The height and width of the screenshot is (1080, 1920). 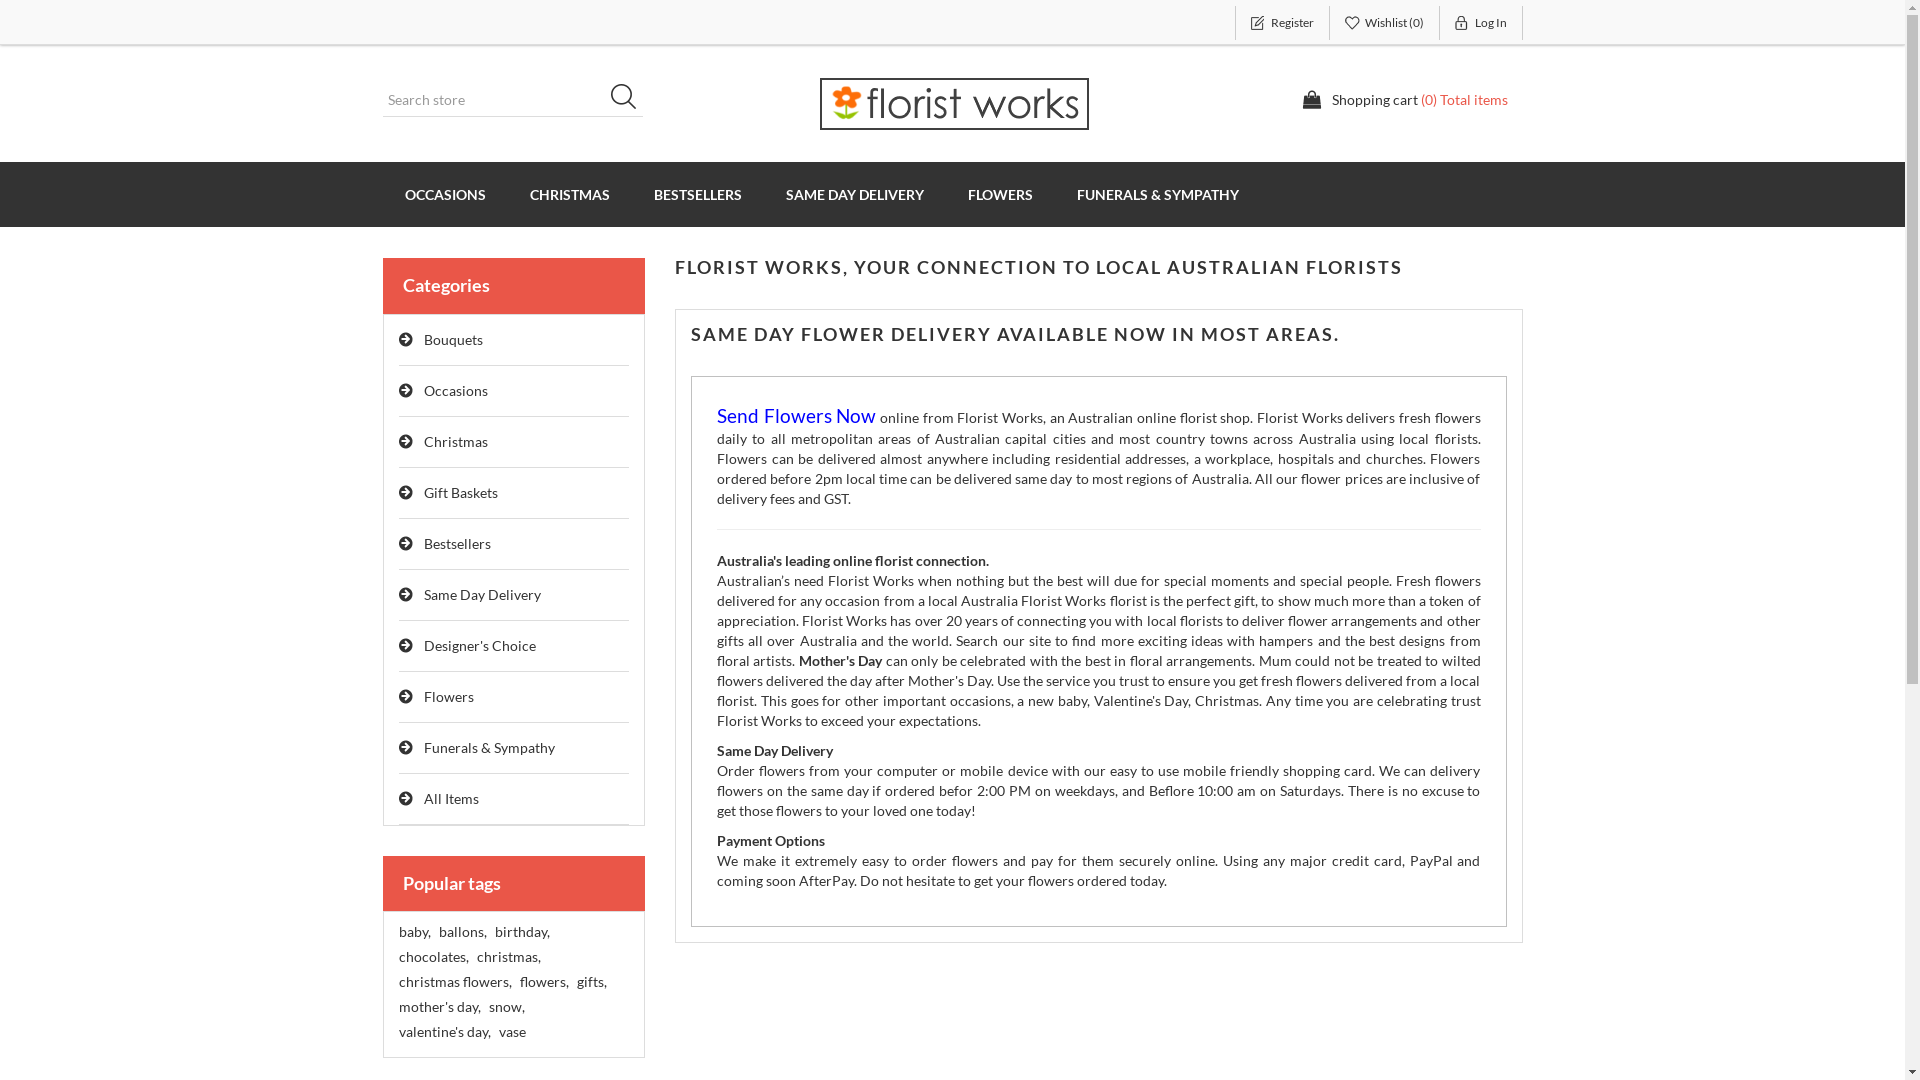 I want to click on 'Bouquets', so click(x=513, y=339).